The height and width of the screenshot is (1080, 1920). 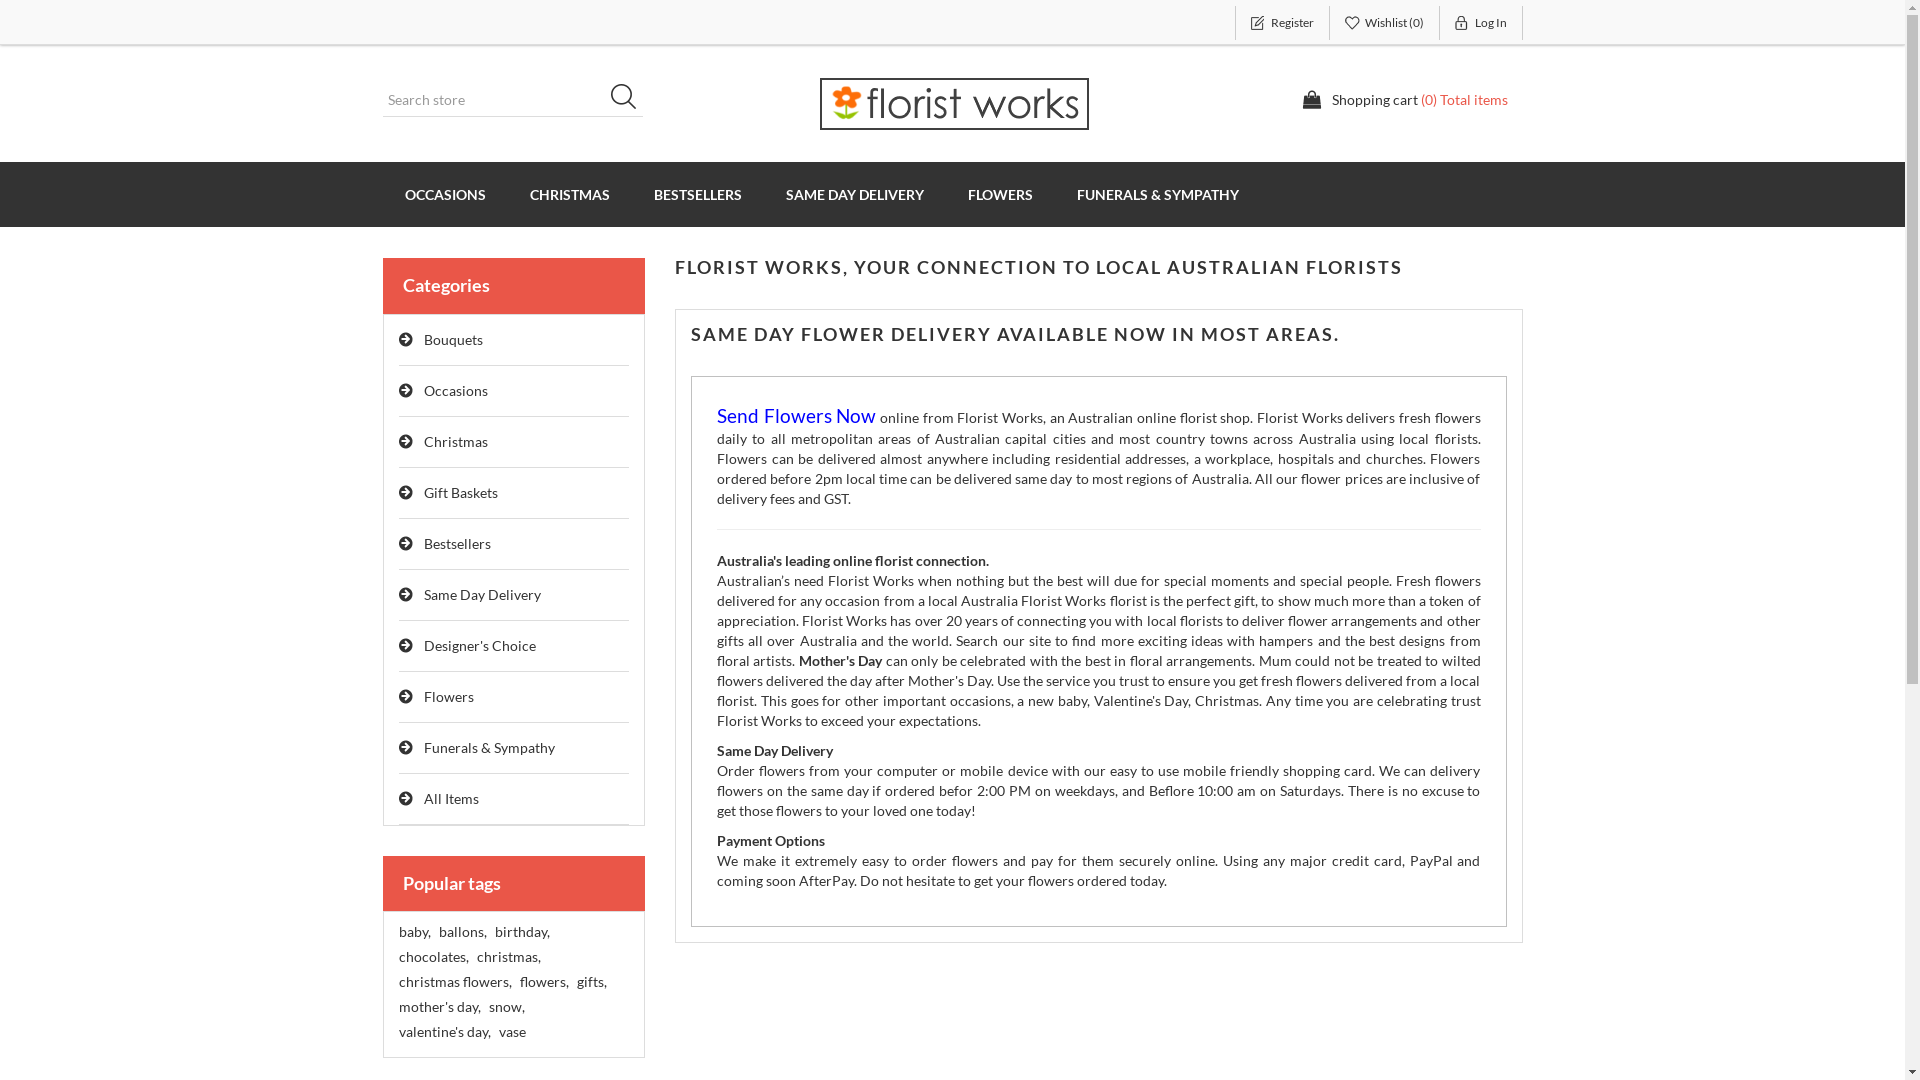 I want to click on 'Bouquets', so click(x=513, y=339).